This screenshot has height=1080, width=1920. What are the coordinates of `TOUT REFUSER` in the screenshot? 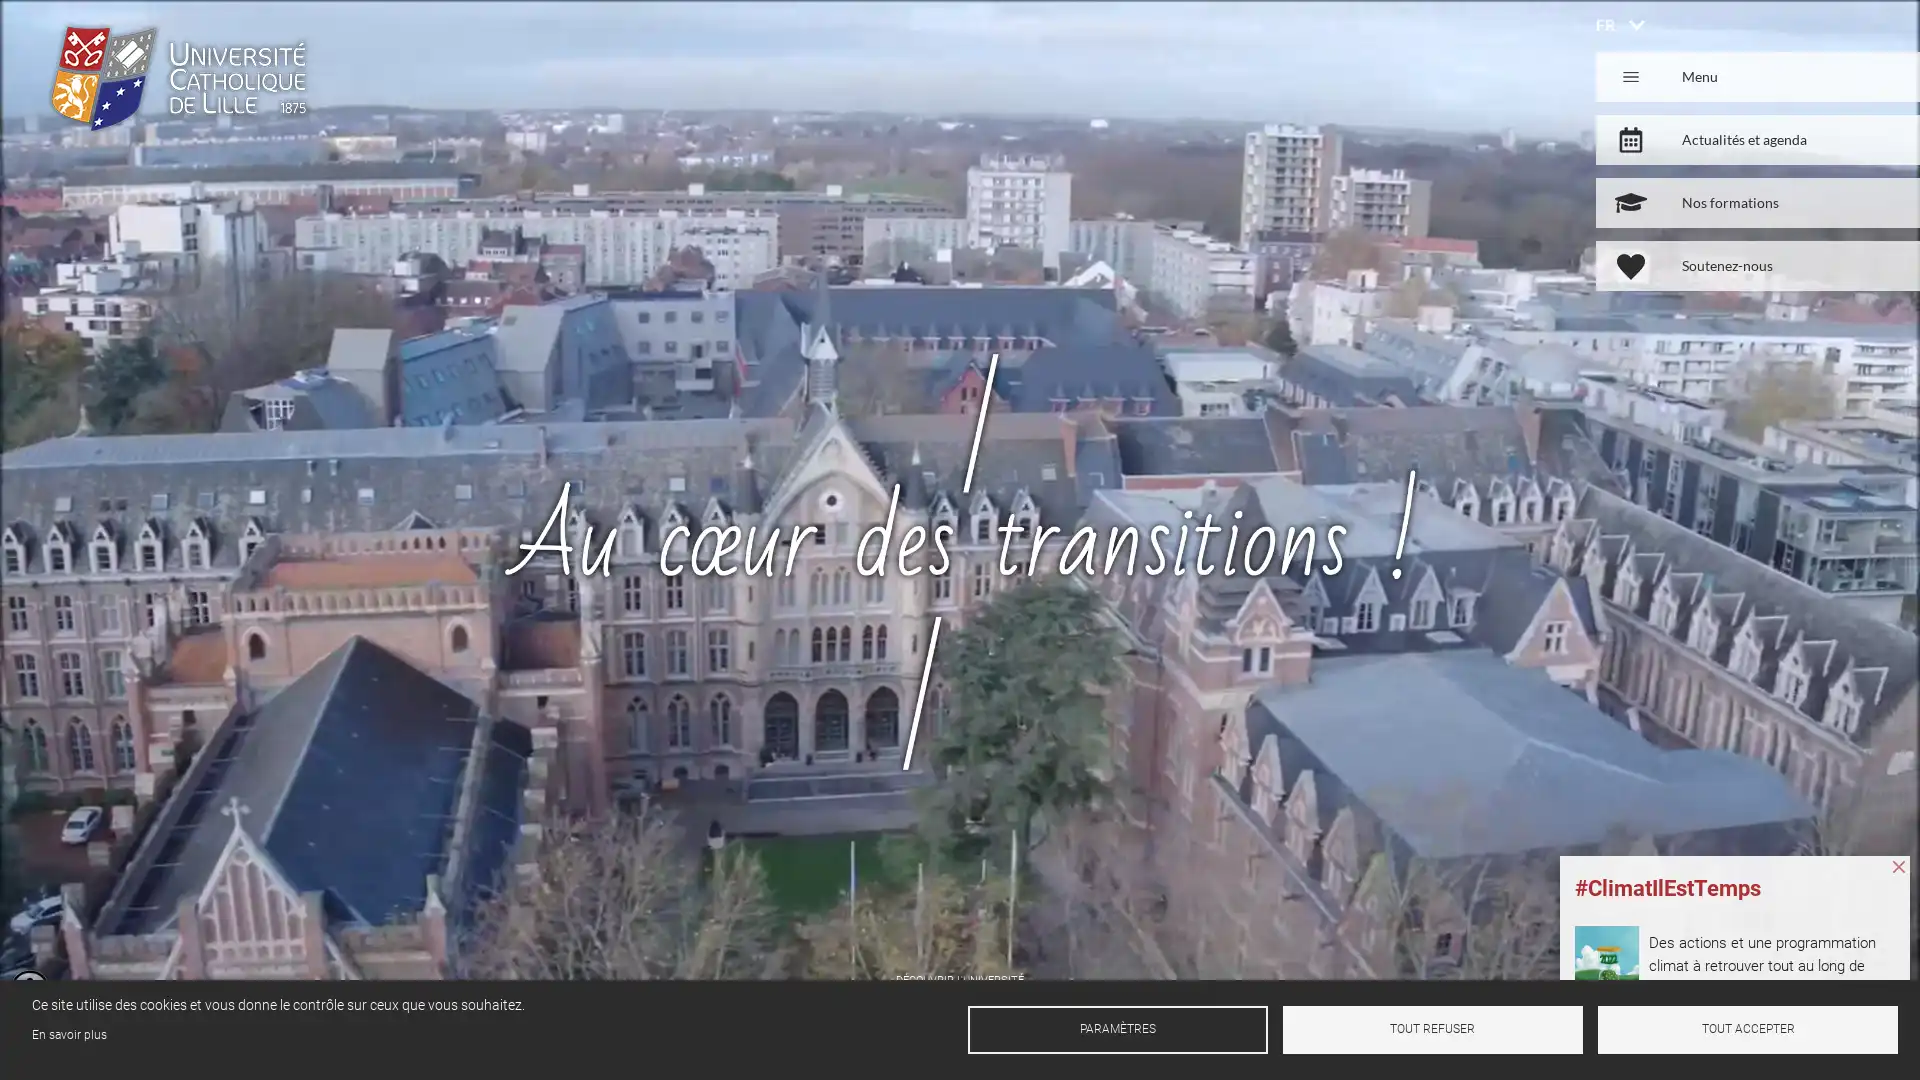 It's located at (1430, 1029).